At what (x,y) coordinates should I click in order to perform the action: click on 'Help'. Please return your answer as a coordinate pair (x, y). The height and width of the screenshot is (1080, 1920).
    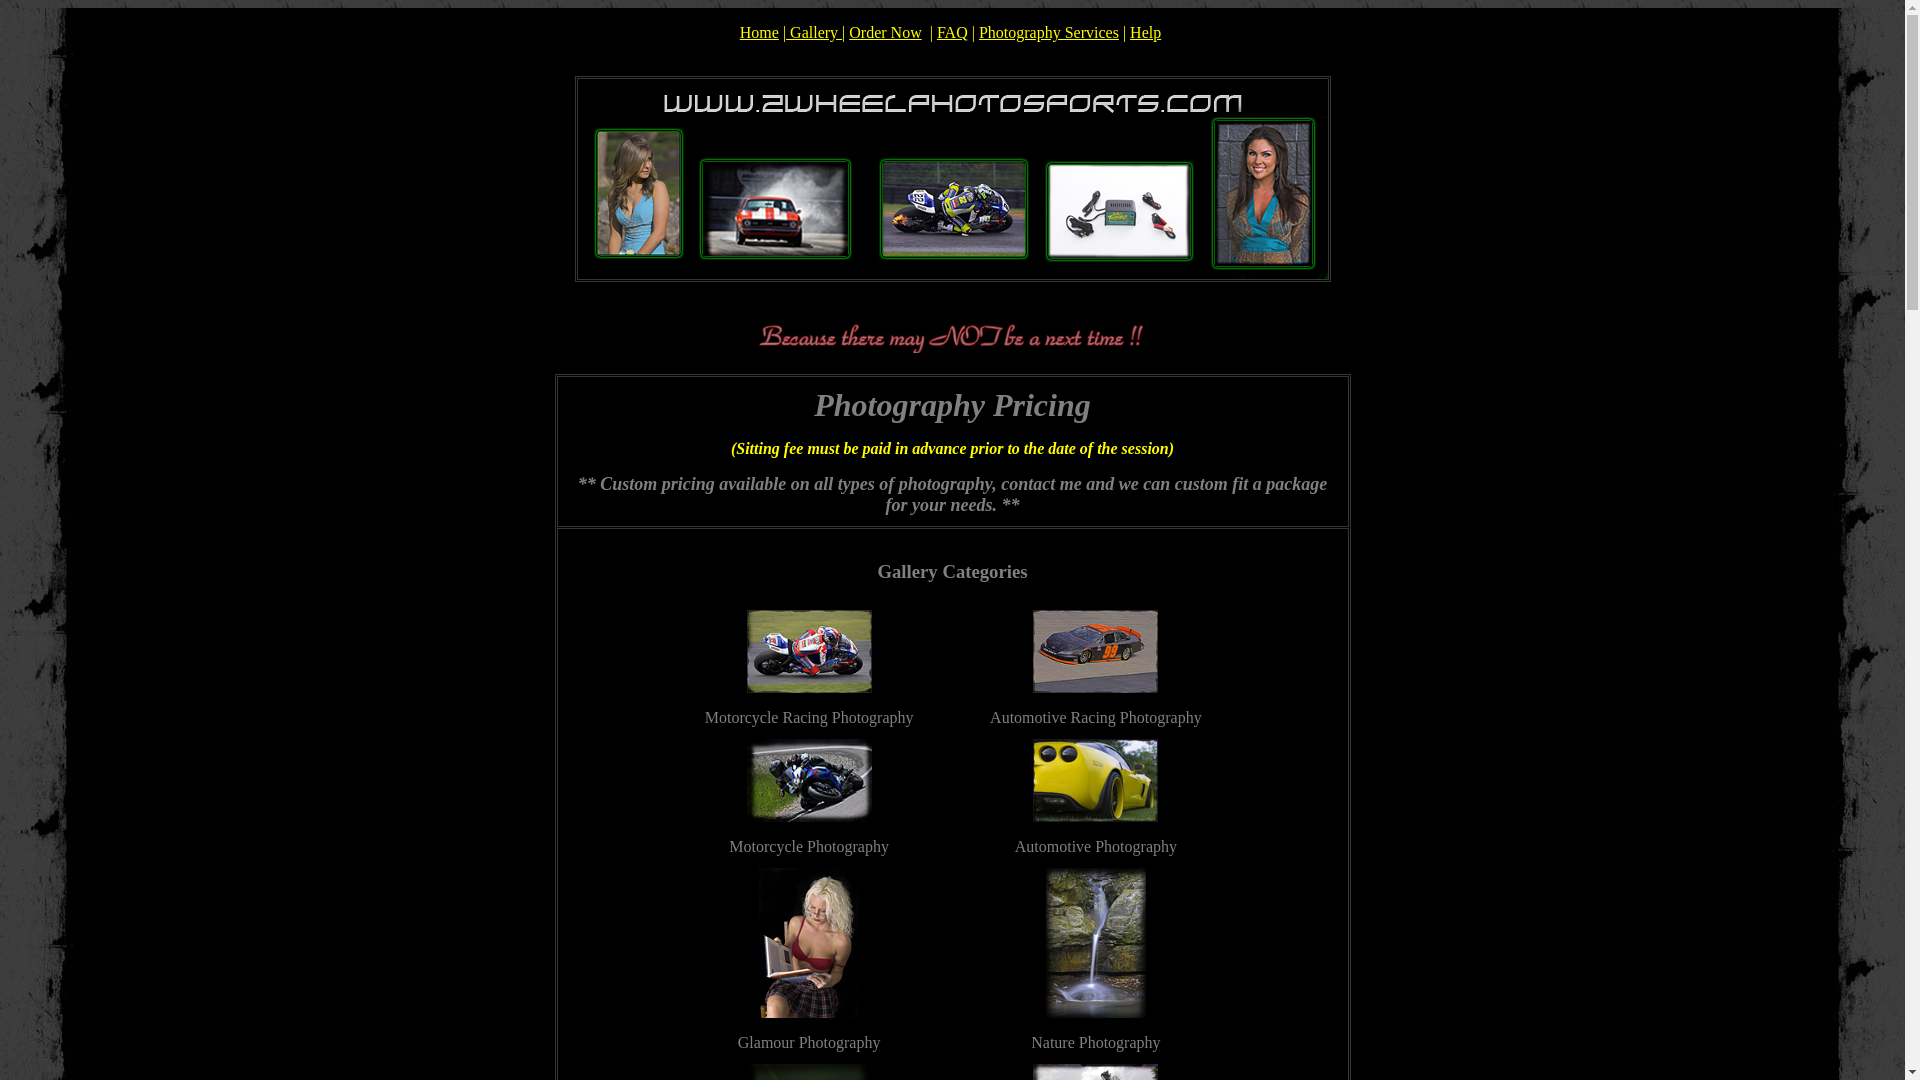
    Looking at the image, I should click on (1145, 32).